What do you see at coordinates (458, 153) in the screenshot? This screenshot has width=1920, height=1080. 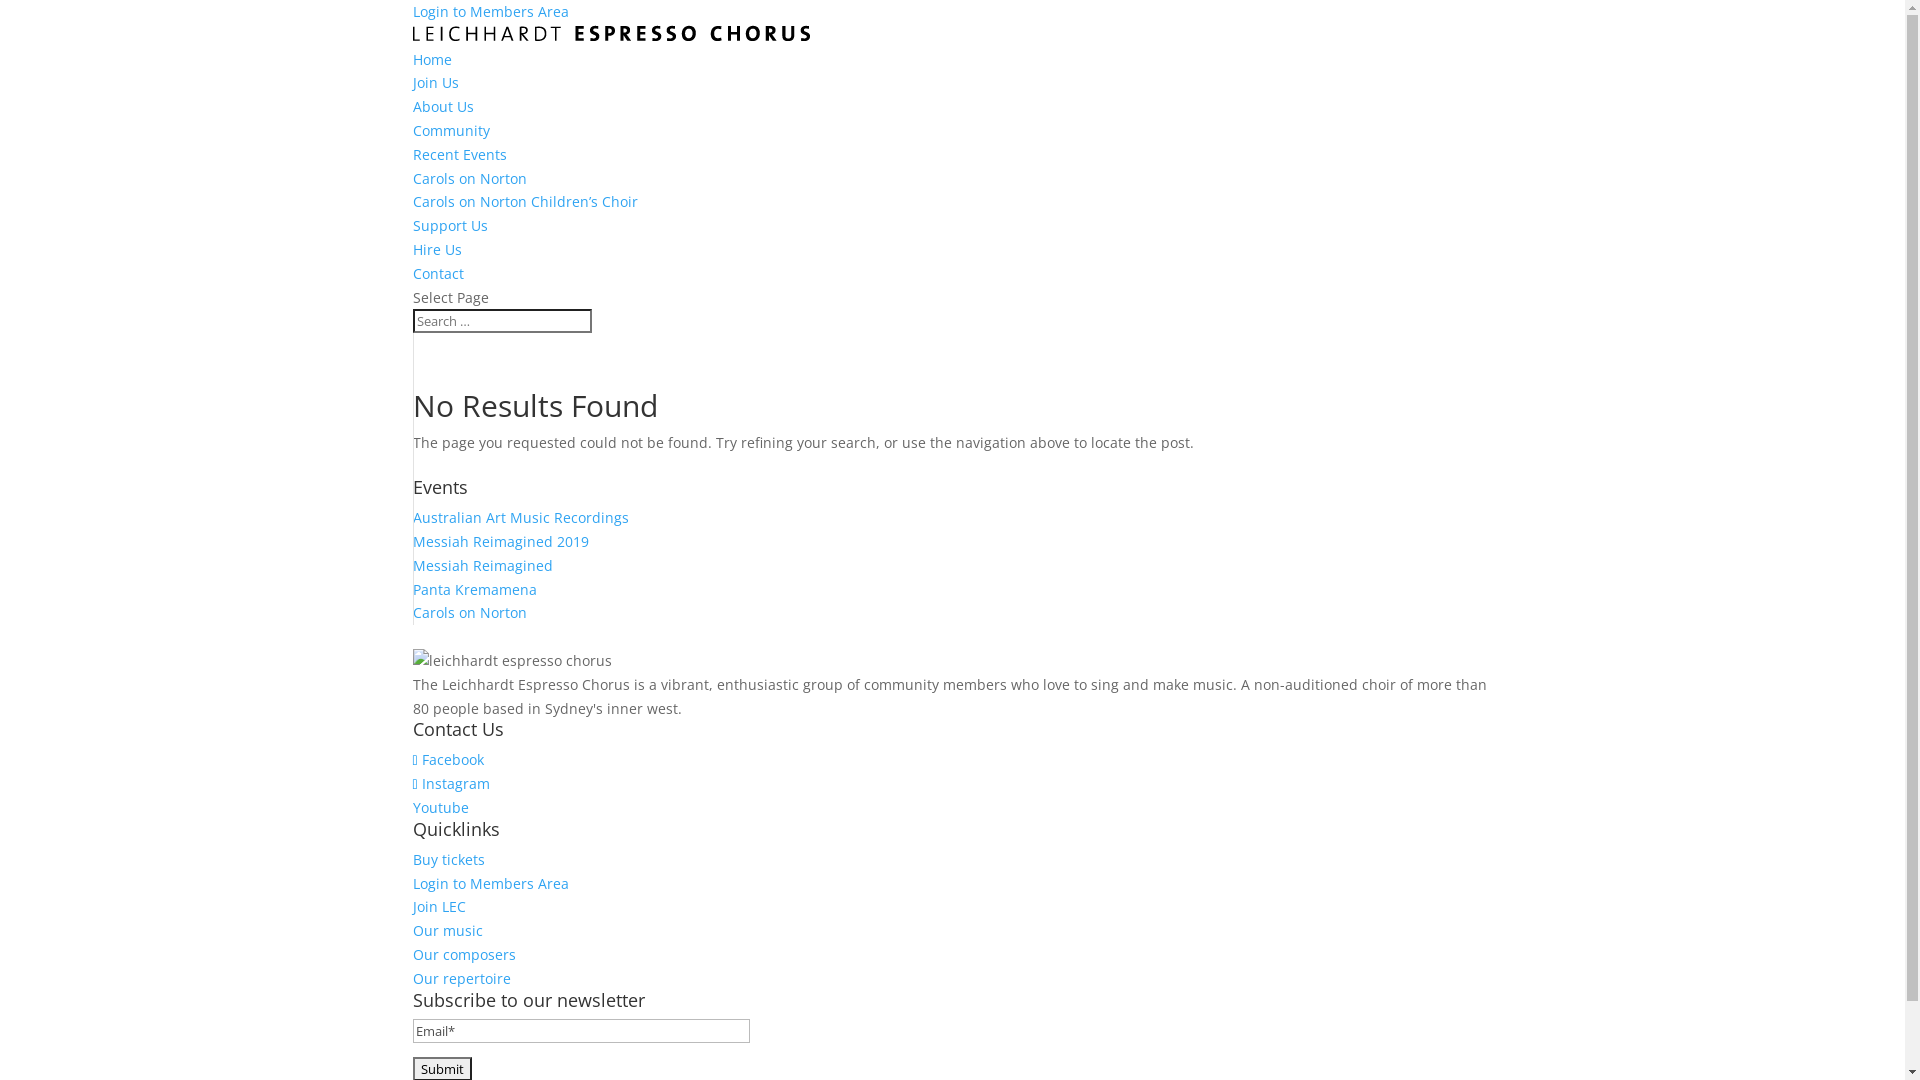 I see `'Recent Events'` at bounding box center [458, 153].